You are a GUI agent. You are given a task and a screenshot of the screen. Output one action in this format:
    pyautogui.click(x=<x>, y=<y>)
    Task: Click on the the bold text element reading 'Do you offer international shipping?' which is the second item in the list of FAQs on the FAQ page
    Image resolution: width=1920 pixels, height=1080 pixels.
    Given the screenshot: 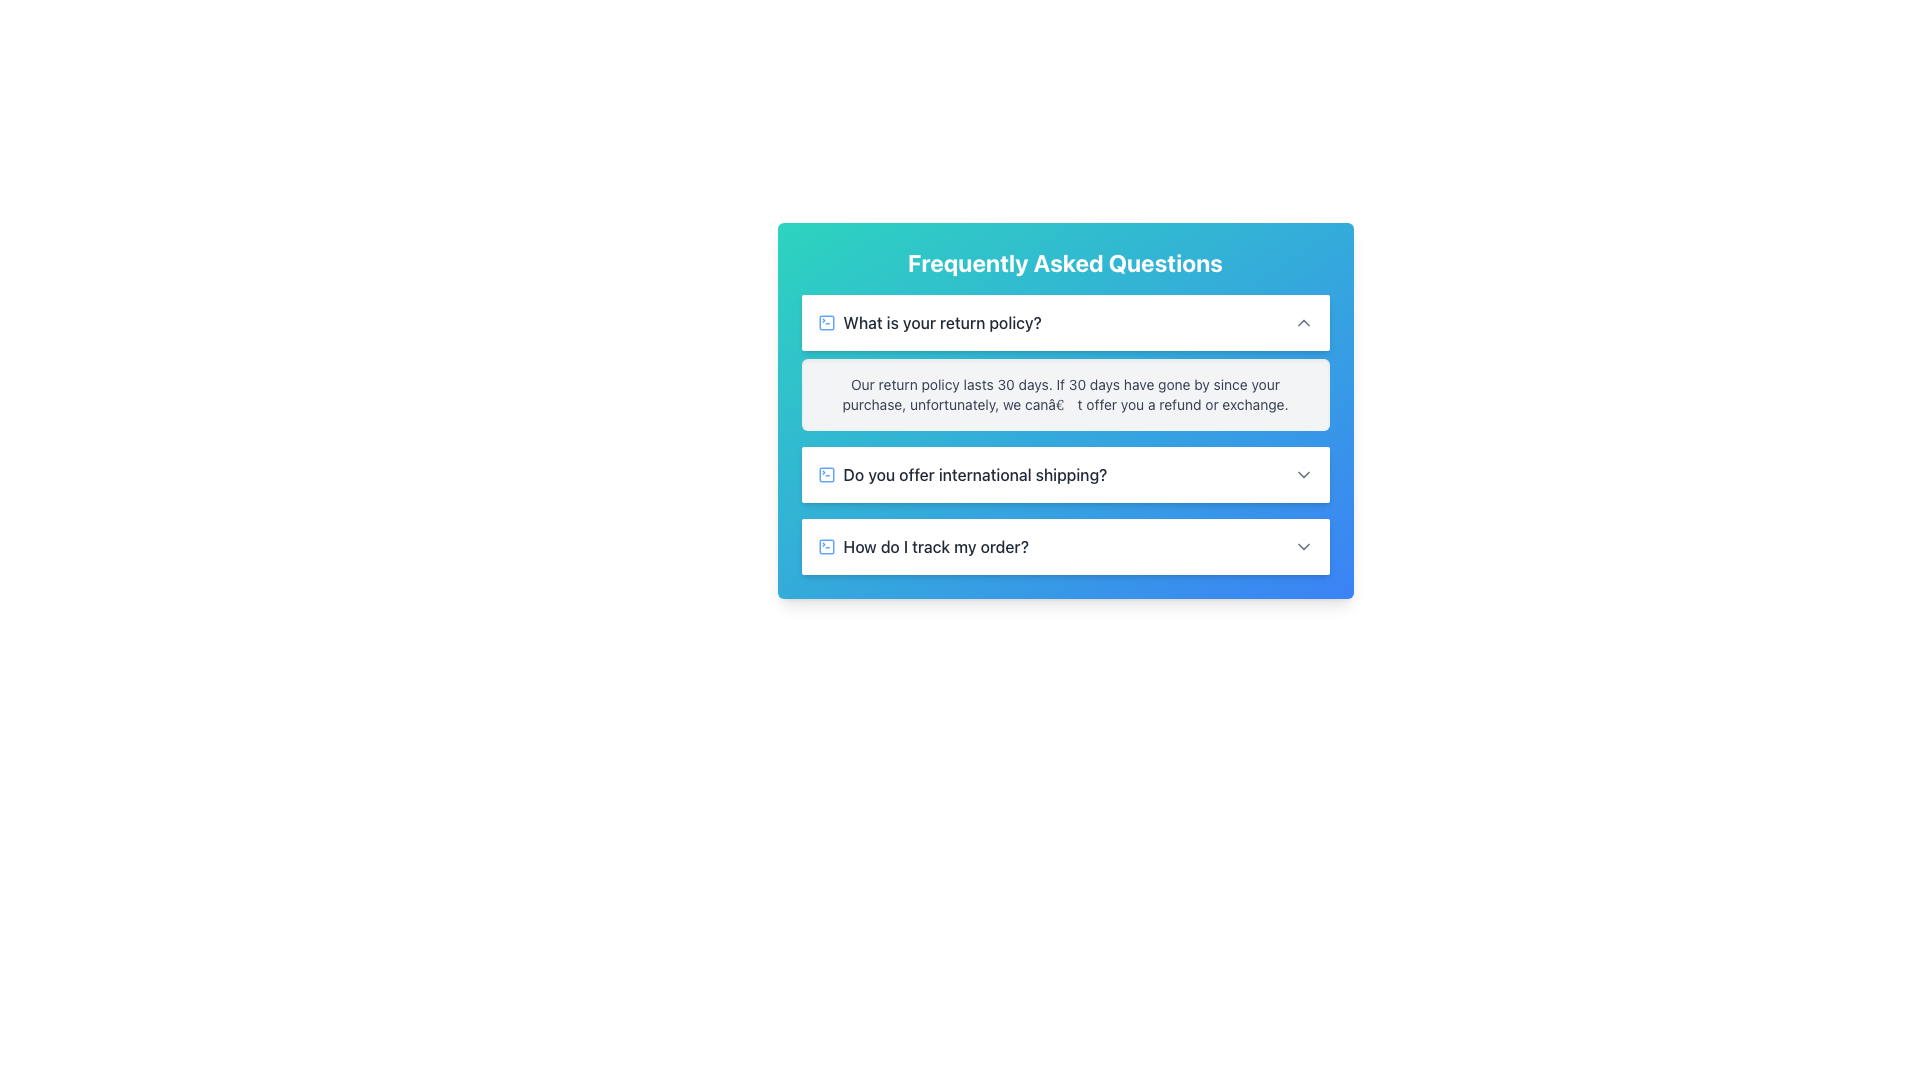 What is the action you would take?
    pyautogui.click(x=975, y=474)
    